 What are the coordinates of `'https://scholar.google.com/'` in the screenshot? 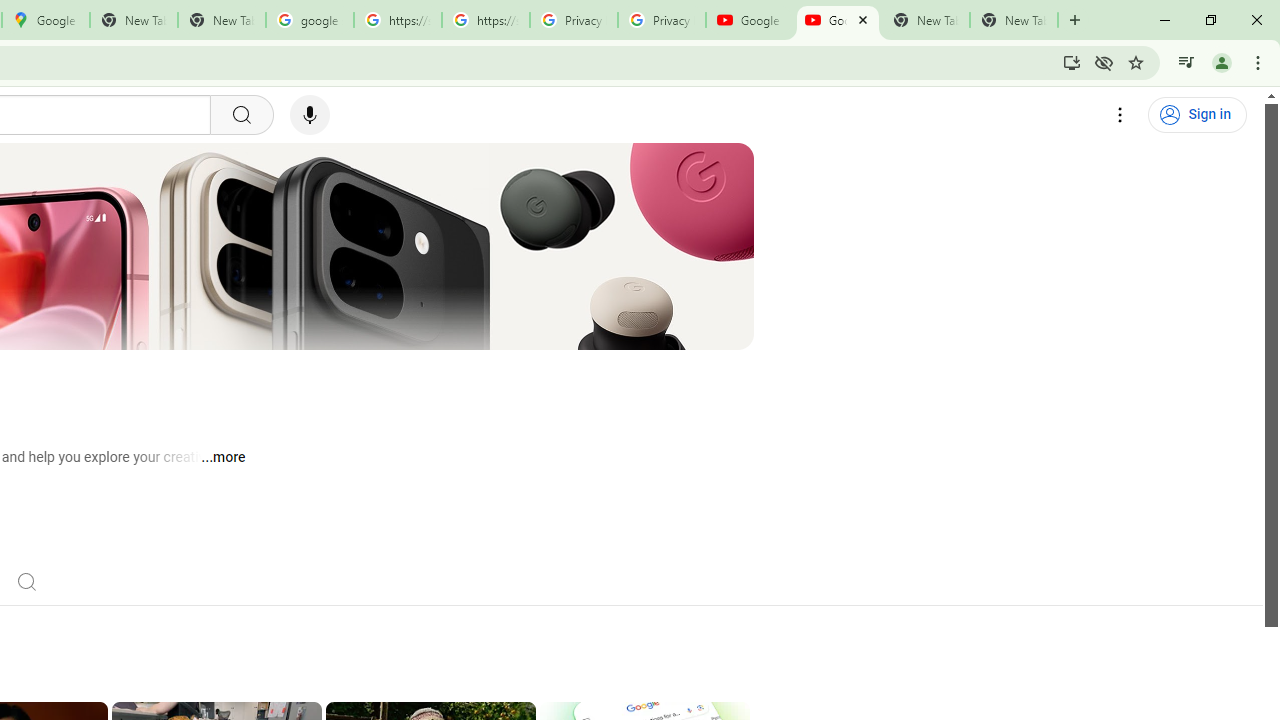 It's located at (485, 20).